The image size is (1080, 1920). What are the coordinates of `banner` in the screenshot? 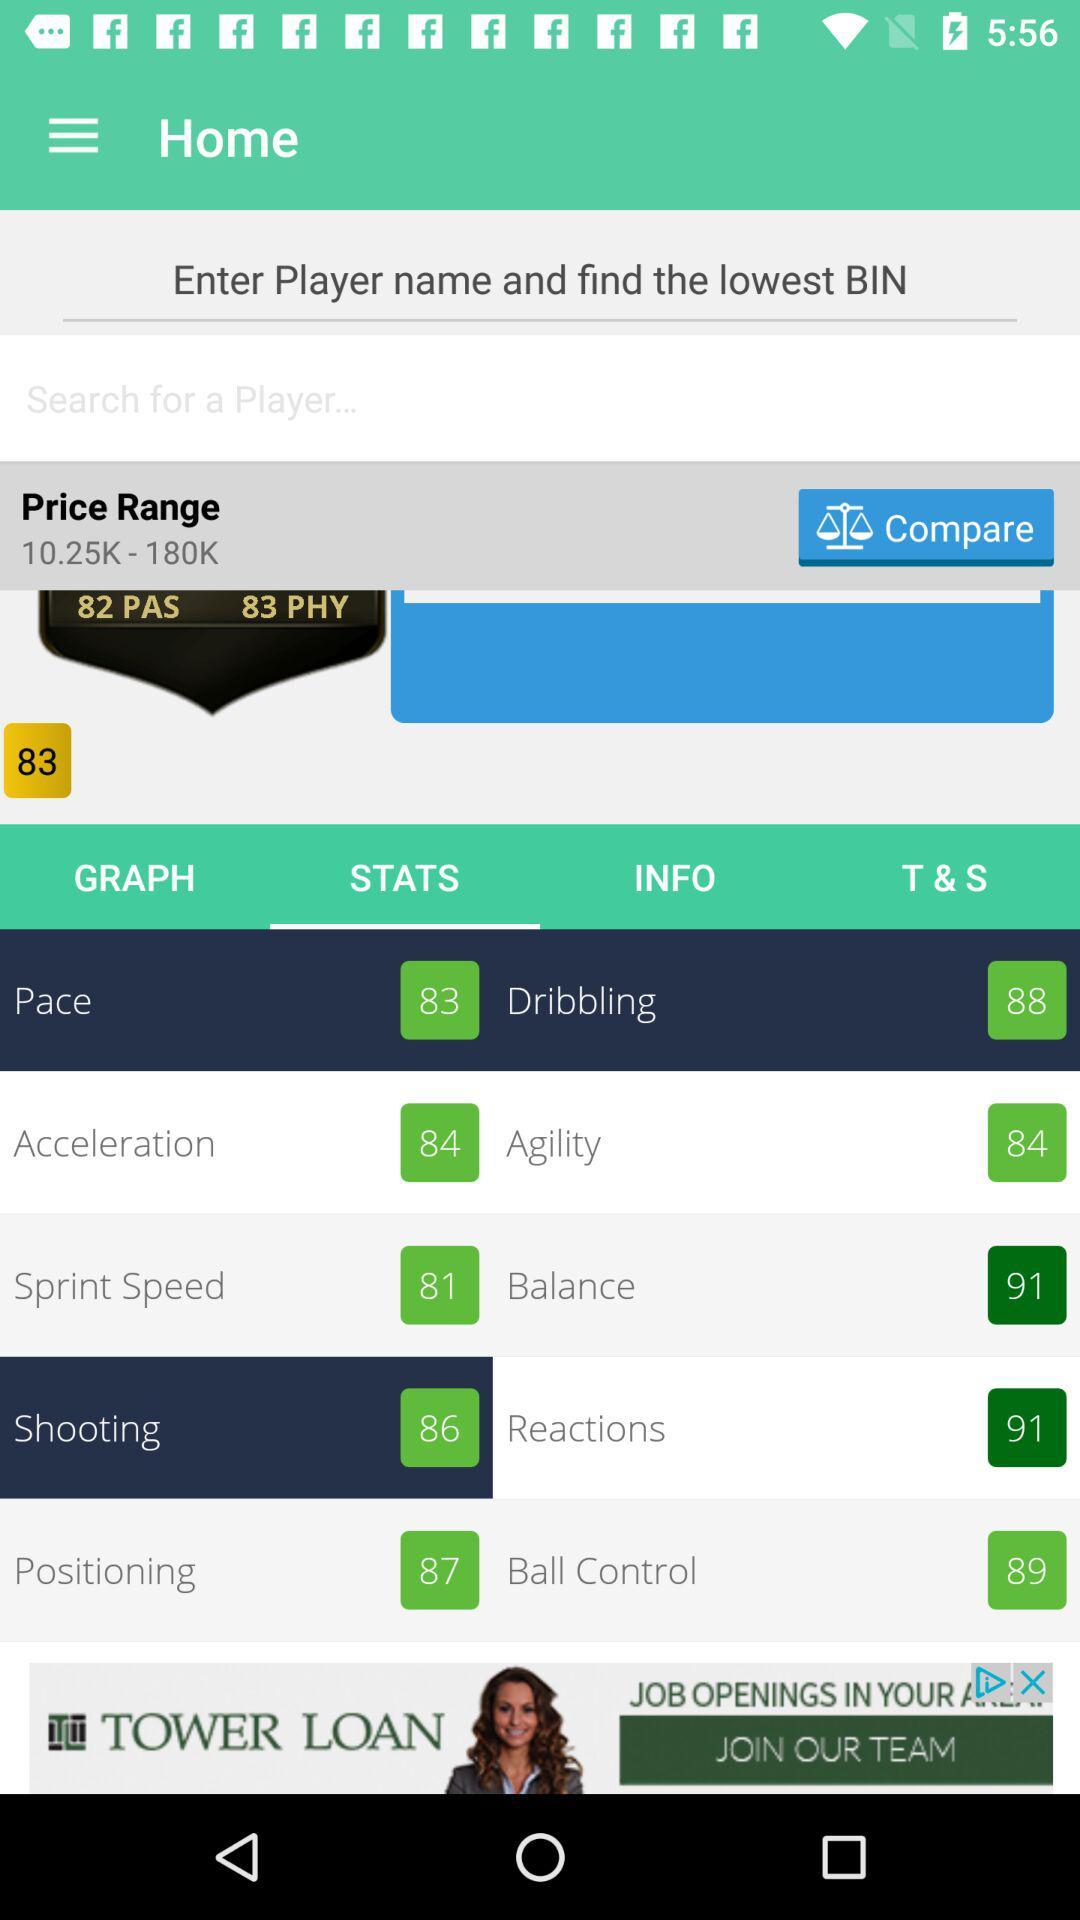 It's located at (540, 1727).